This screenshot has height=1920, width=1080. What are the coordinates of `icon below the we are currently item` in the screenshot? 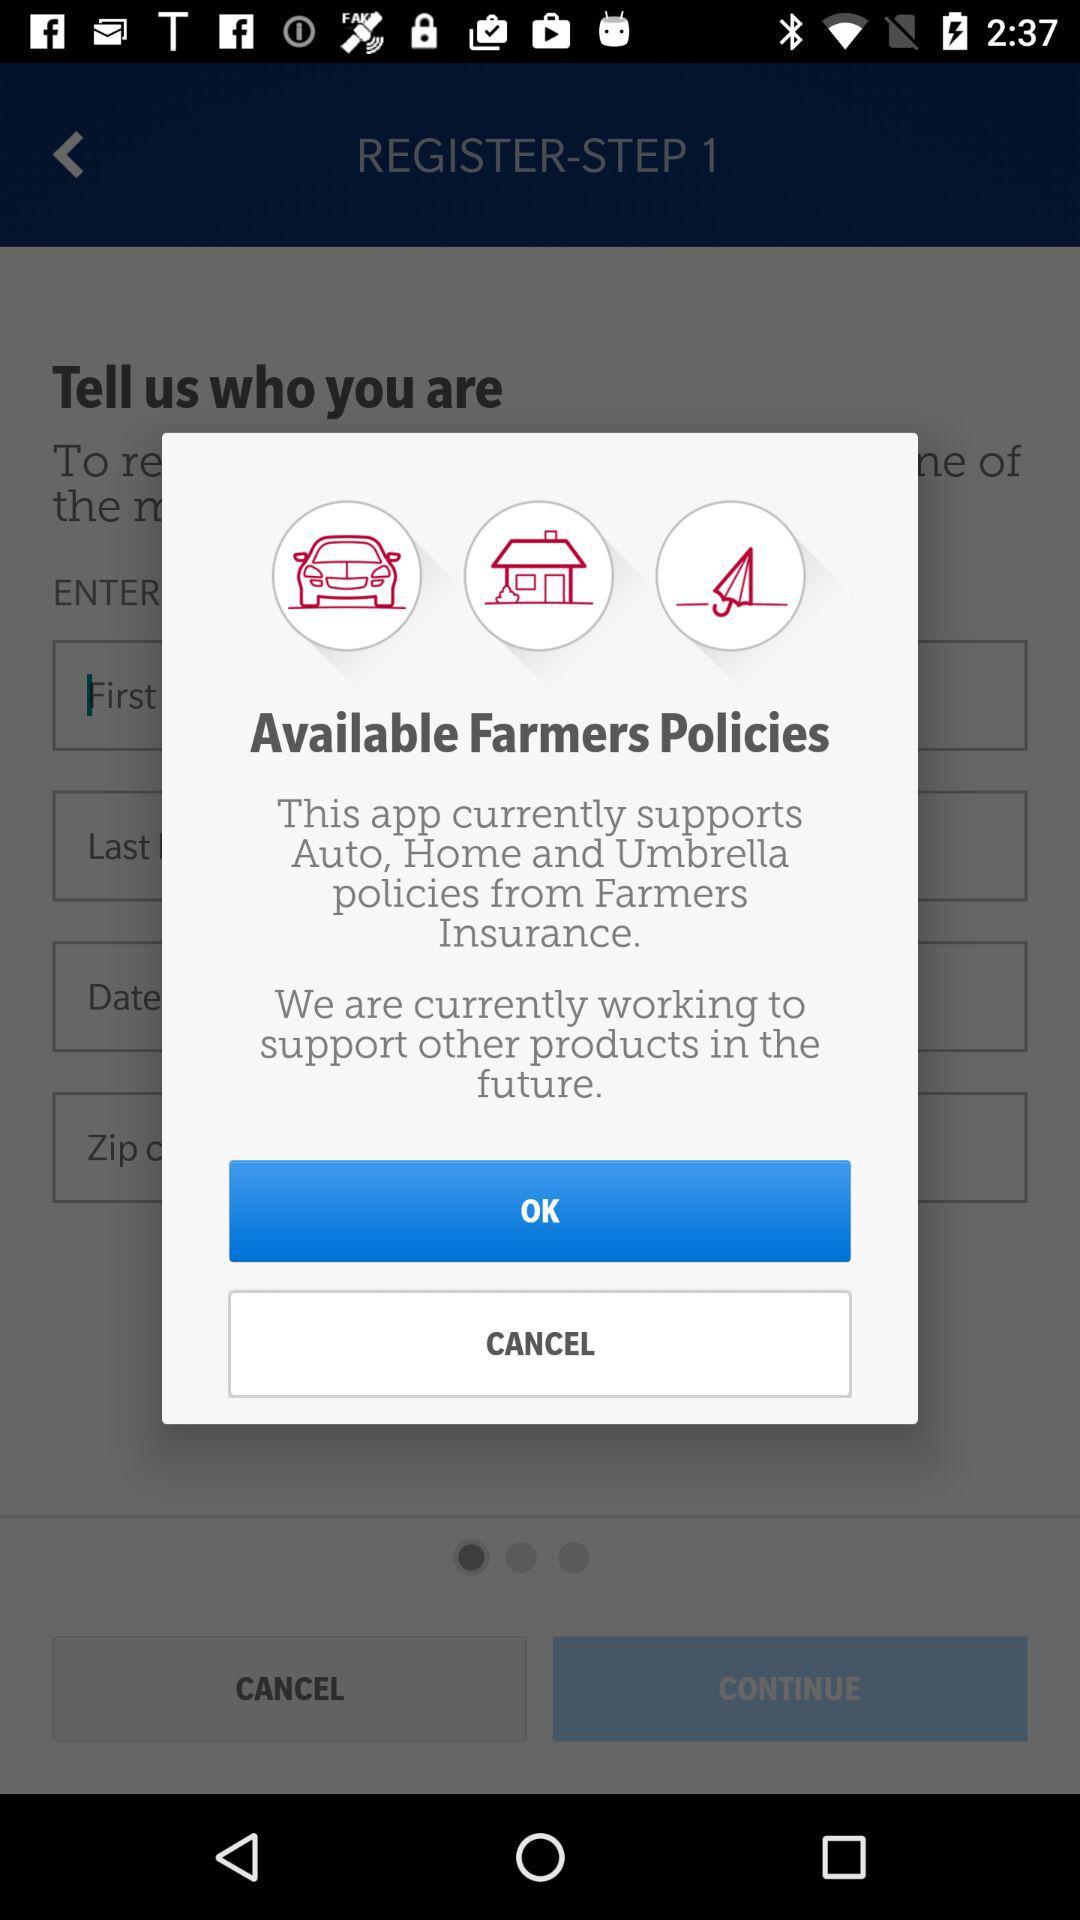 It's located at (540, 1210).